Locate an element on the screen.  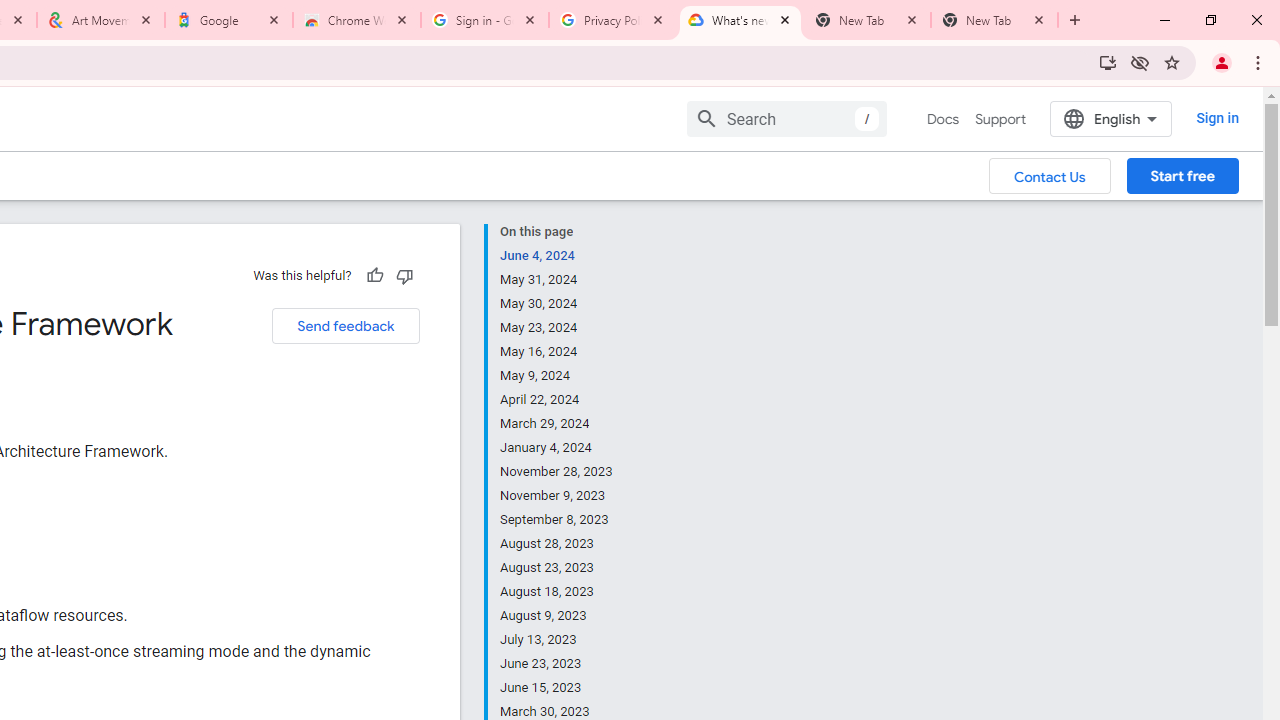
'Start free' is located at coordinates (1182, 174).